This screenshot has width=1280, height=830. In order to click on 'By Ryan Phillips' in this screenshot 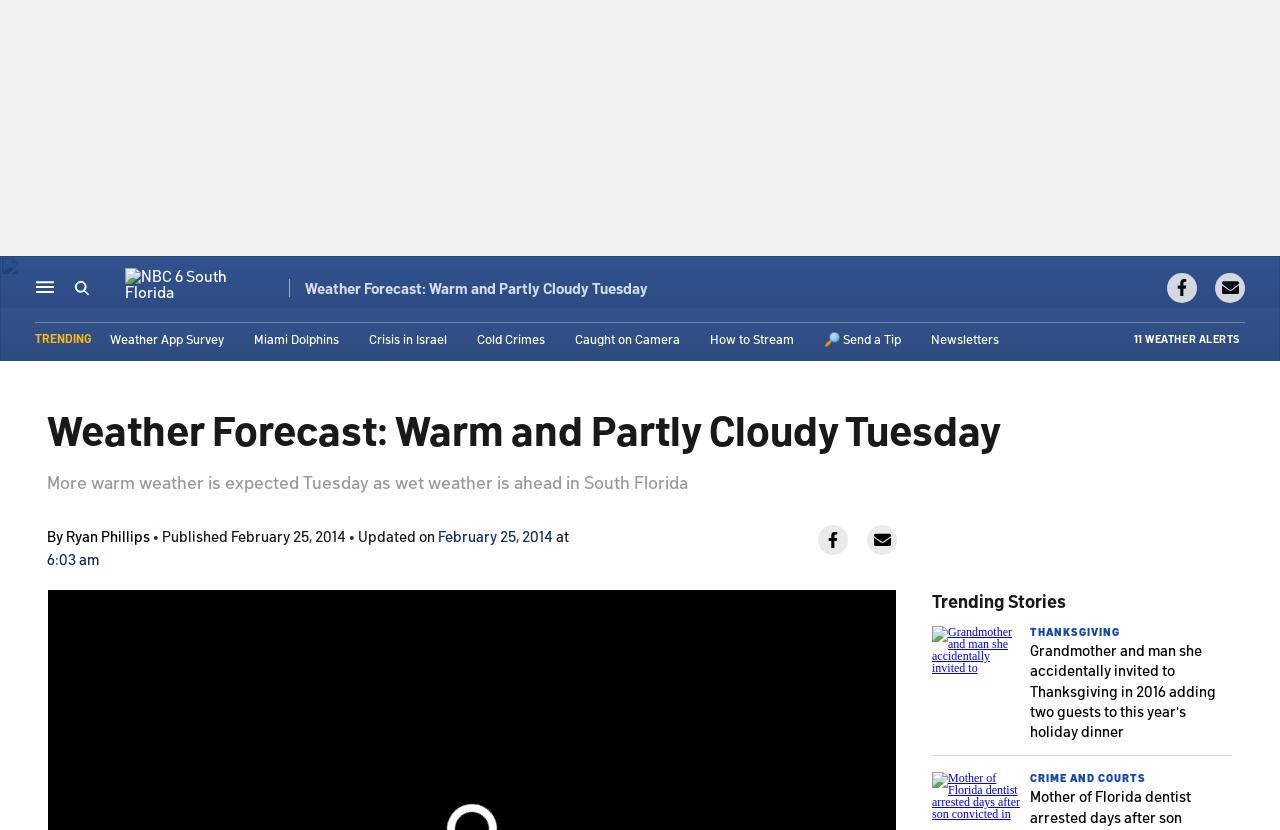, I will do `click(98, 535)`.